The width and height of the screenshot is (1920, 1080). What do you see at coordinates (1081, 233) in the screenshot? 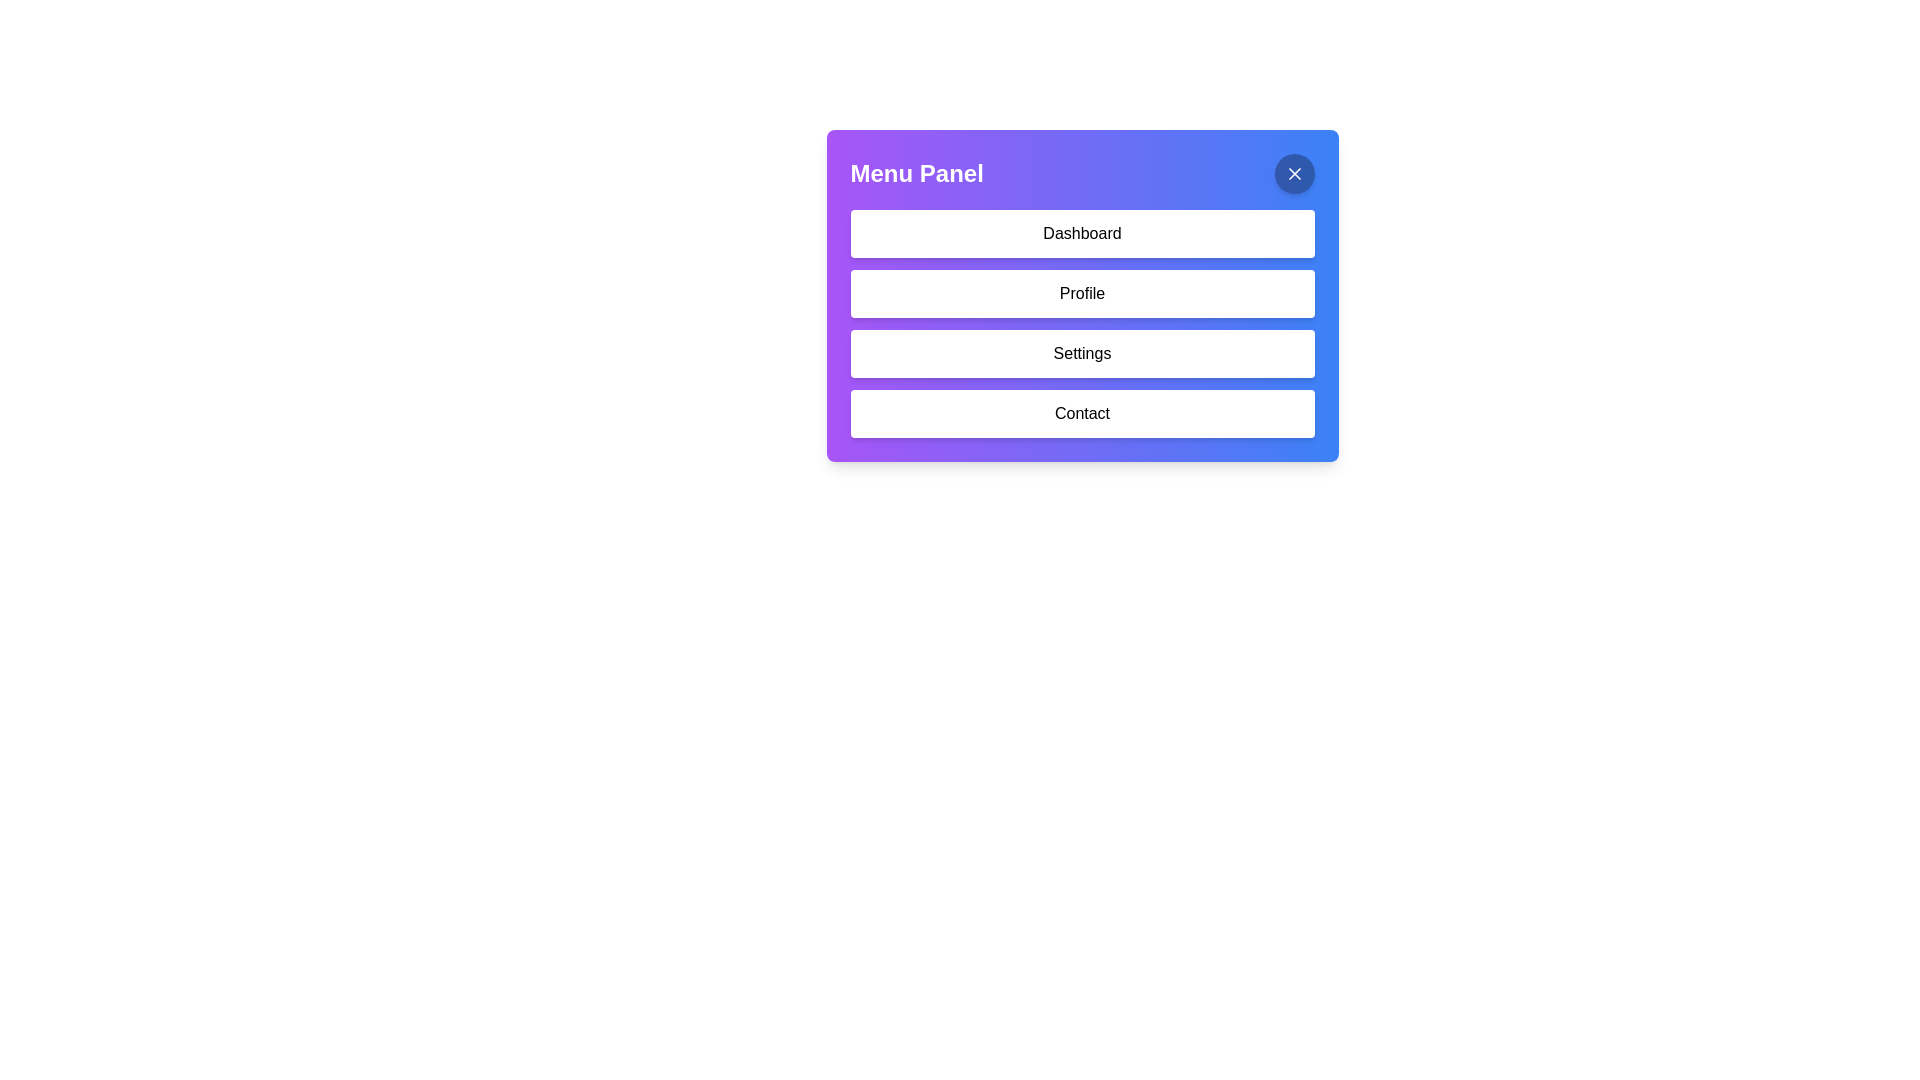
I see `the first button in the vertically aligned group located beneath the 'Menu Panel' header` at bounding box center [1081, 233].